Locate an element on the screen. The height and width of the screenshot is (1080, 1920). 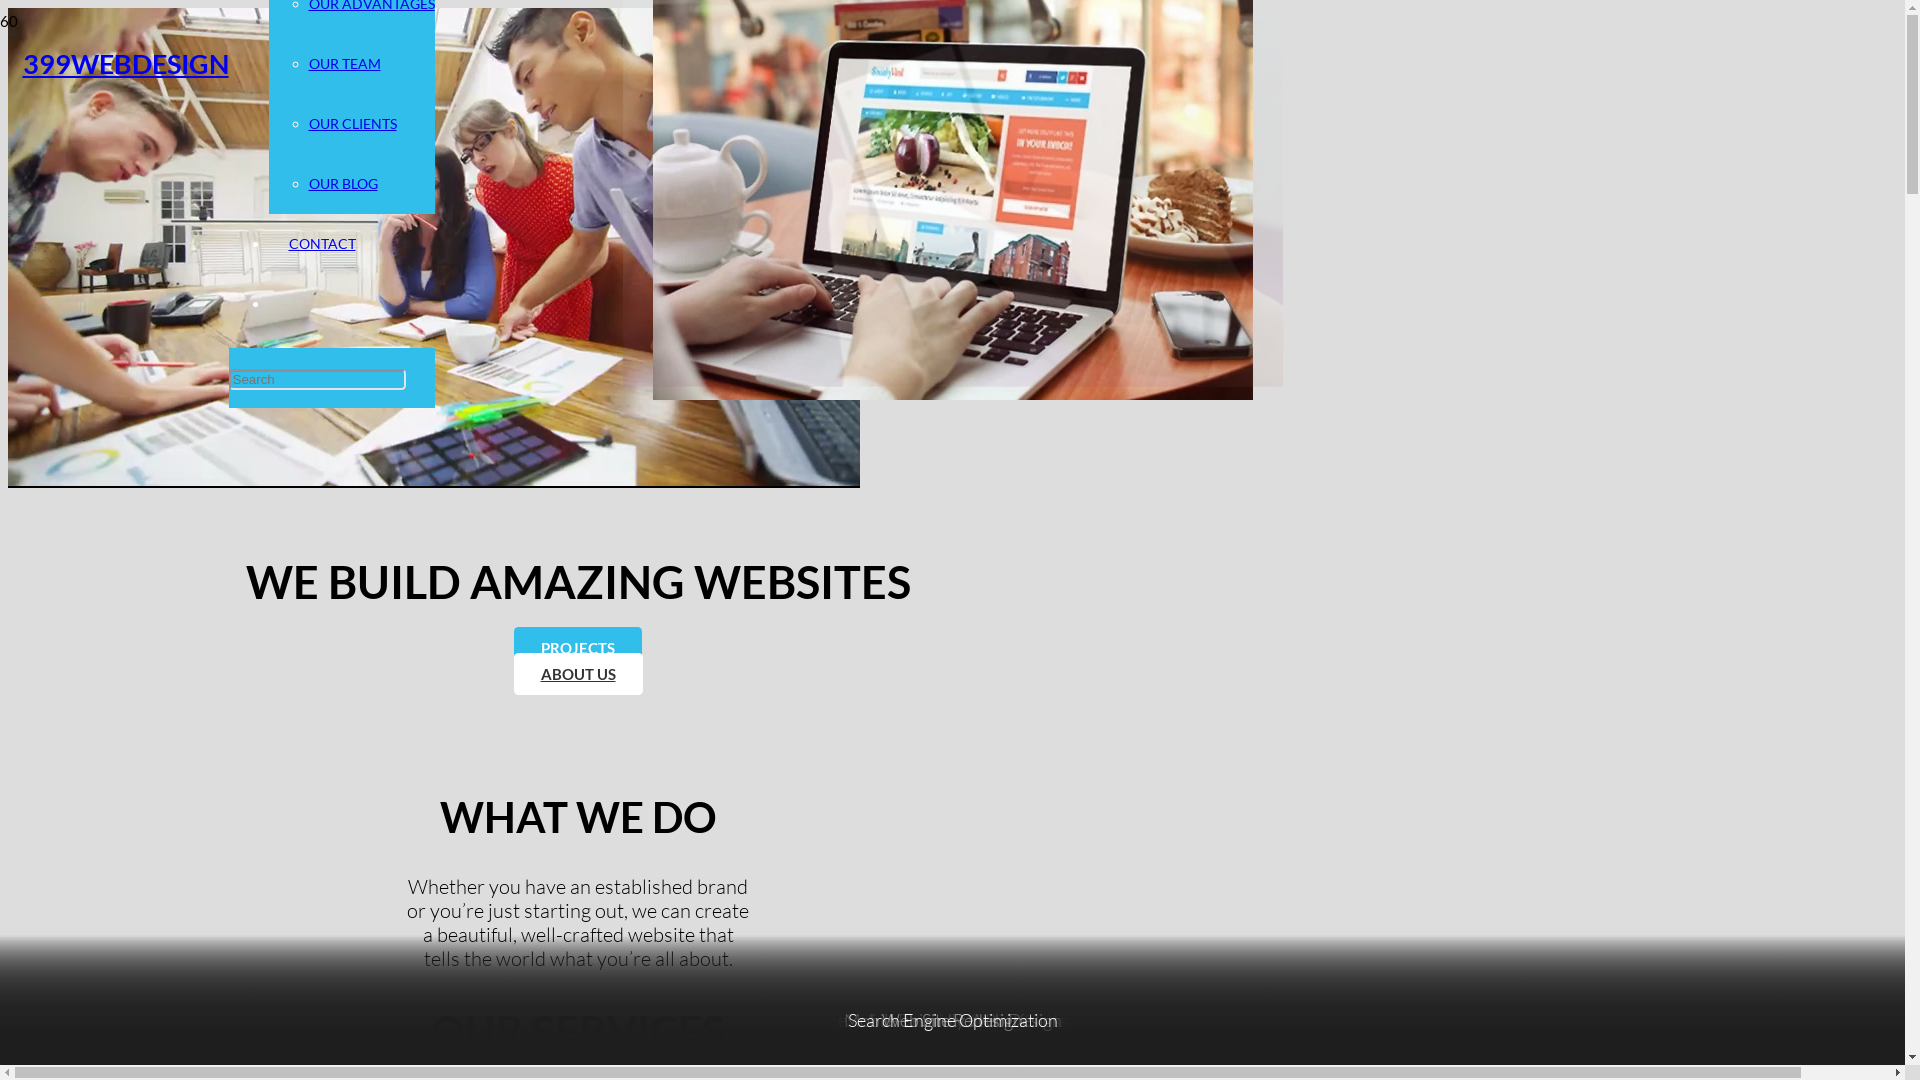
'OUR CLIENTS' is located at coordinates (351, 123).